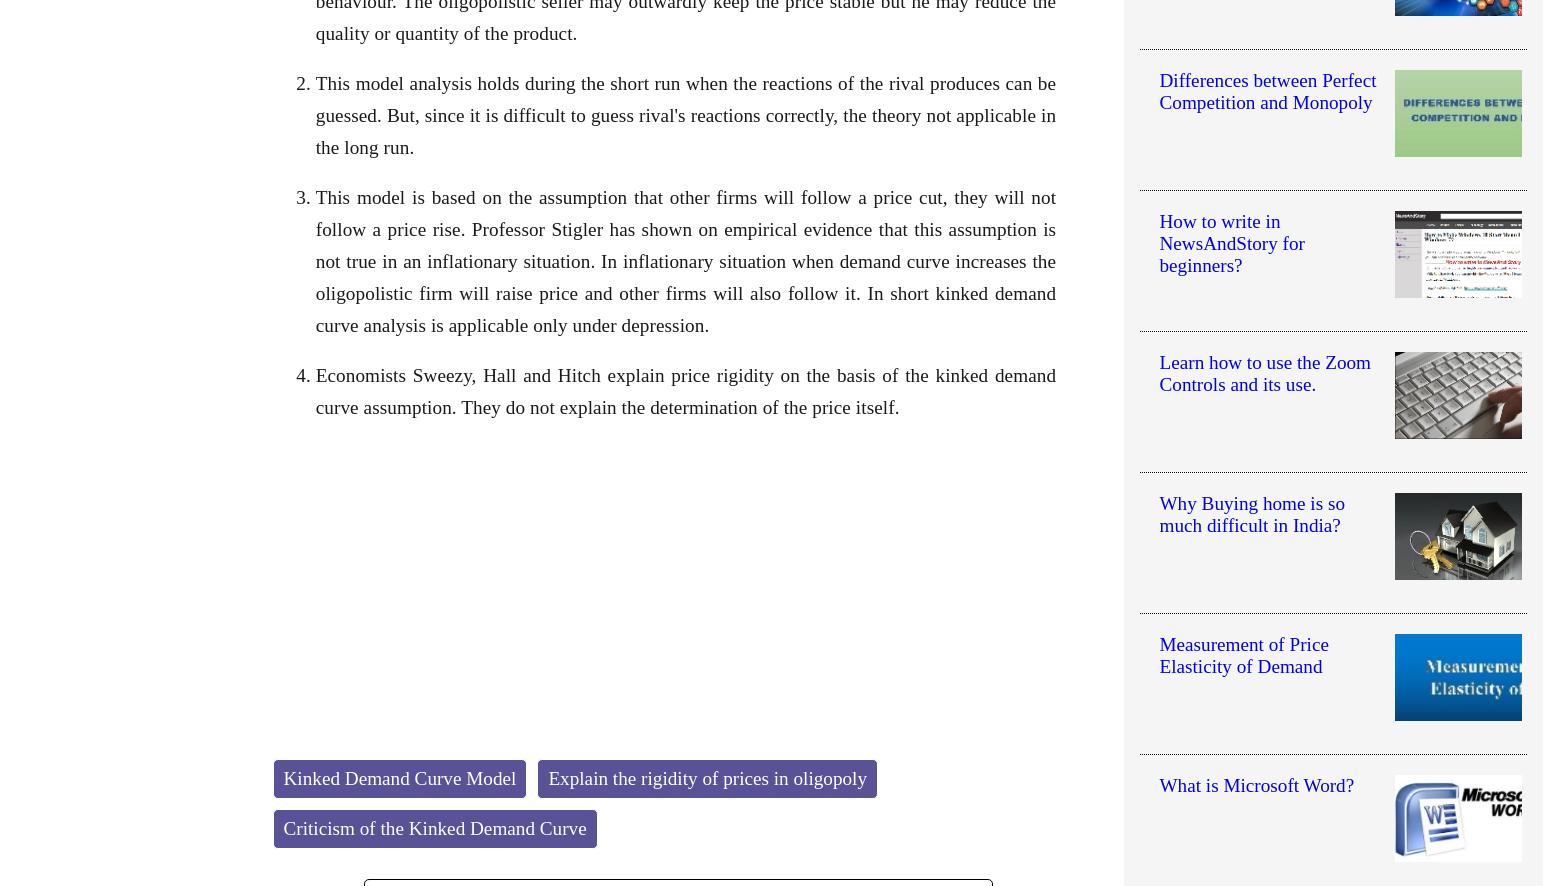 The height and width of the screenshot is (886, 1550). I want to click on 'Economists Sweezy, Hall and Hitch explain price rigidity on the basis of the kinked demand curve assumption. They do not explain the determination of the price itself.', so click(684, 390).